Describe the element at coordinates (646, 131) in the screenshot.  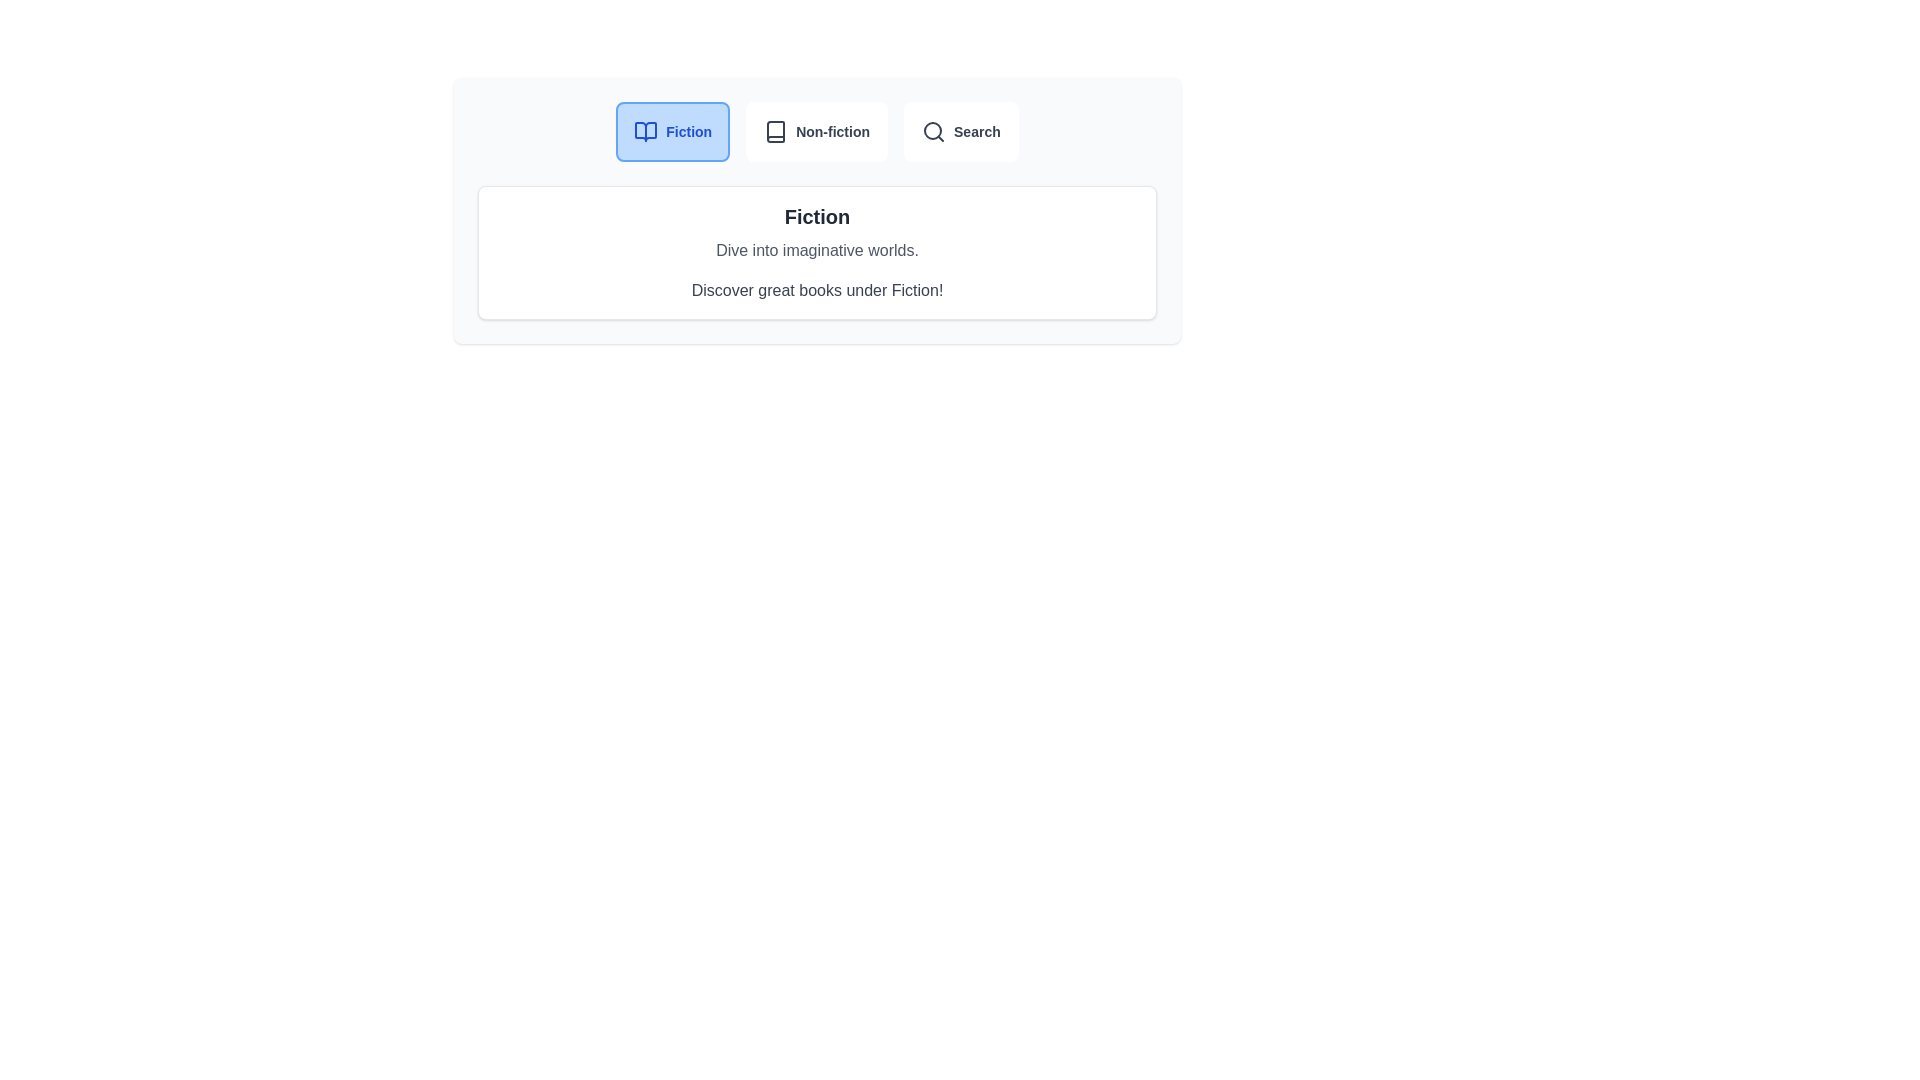
I see `the blue-outlined book icon with a white background that is located to the left of the text 'Fiction' in a styled button` at that location.